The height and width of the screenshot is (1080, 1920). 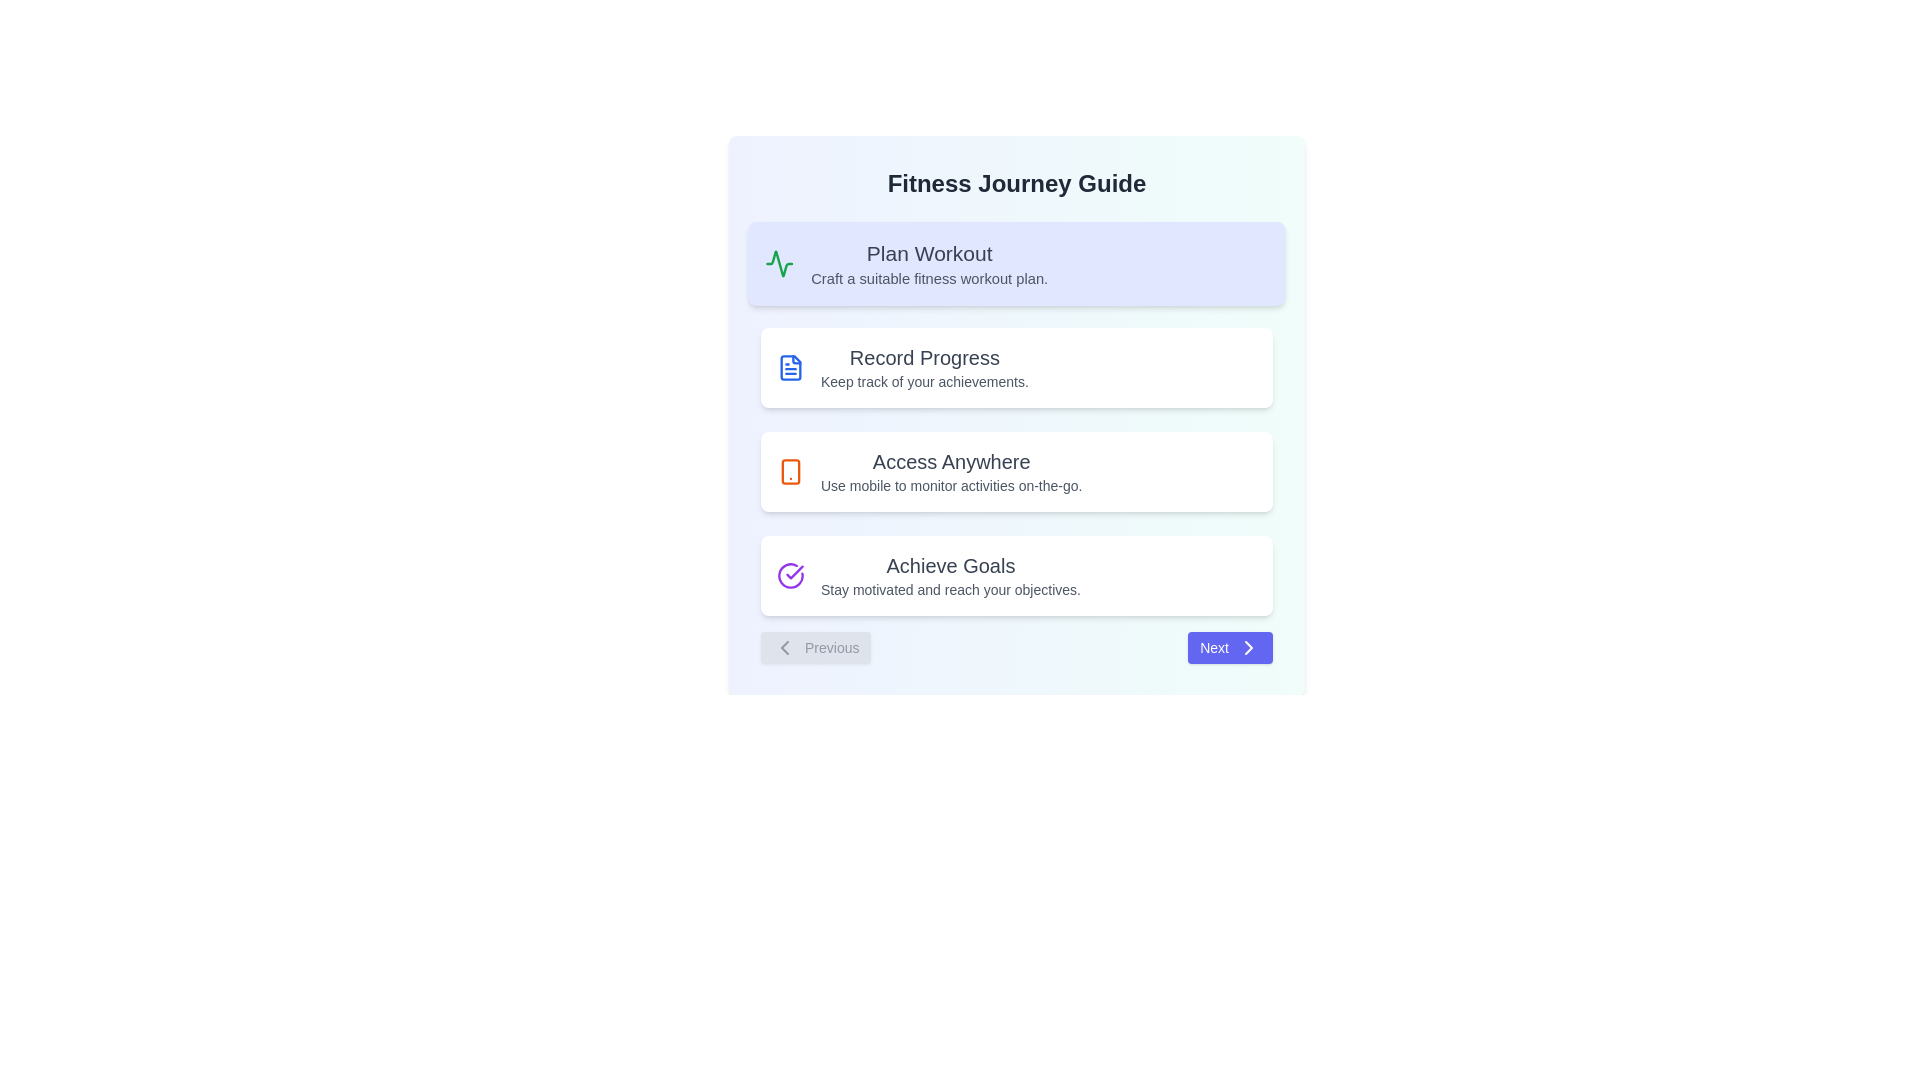 I want to click on the title text element positioned at the top of the 'Access Anywhere' section, which summarizes the content of the section, so click(x=950, y=462).